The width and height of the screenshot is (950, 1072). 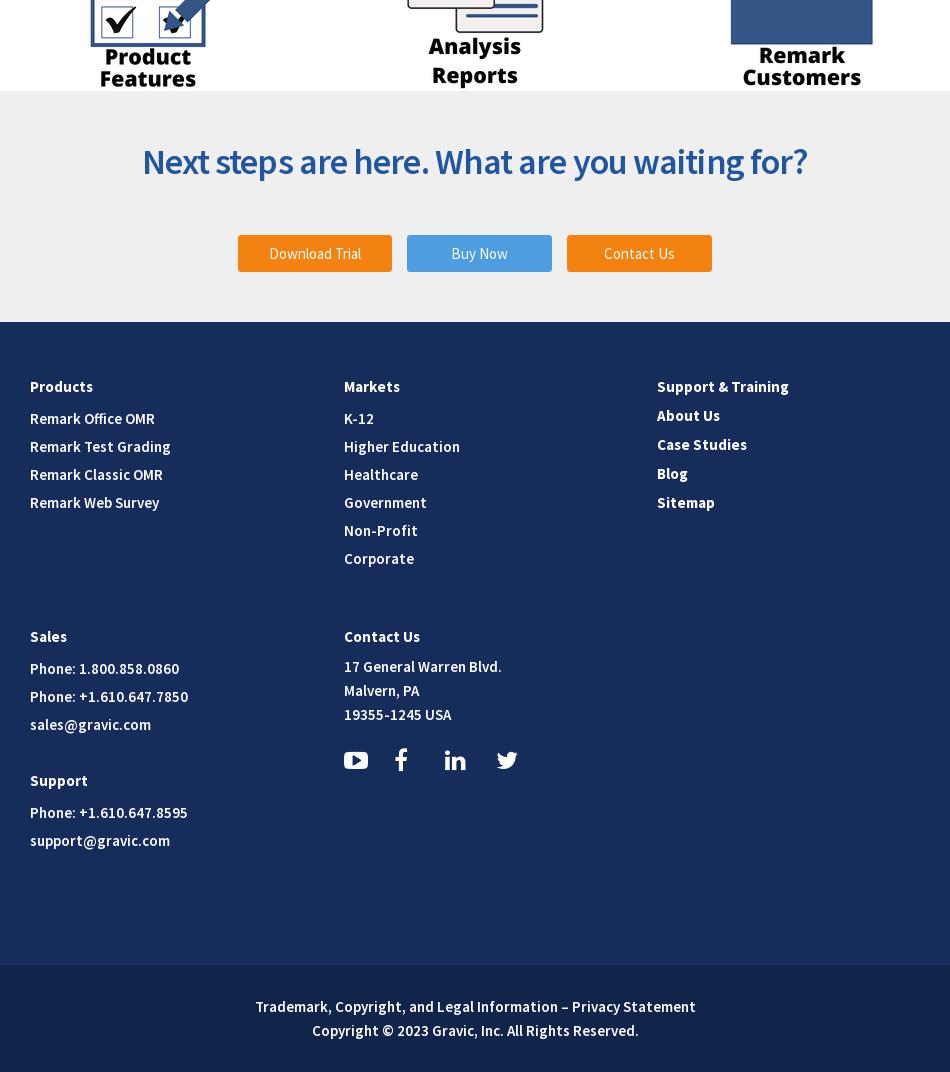 What do you see at coordinates (383, 501) in the screenshot?
I see `'Government'` at bounding box center [383, 501].